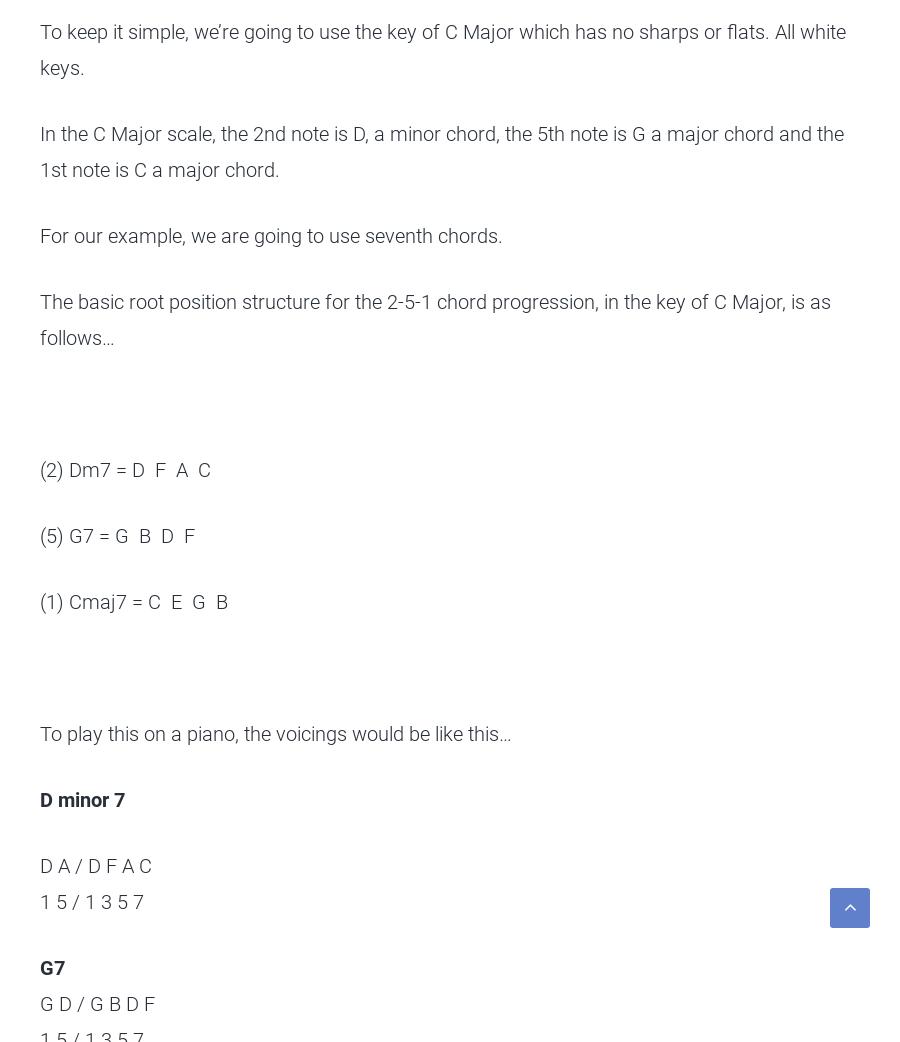 This screenshot has height=1042, width=900. Describe the element at coordinates (38, 600) in the screenshot. I see `'(1) Cmaj7 = C  E  G  B'` at that location.